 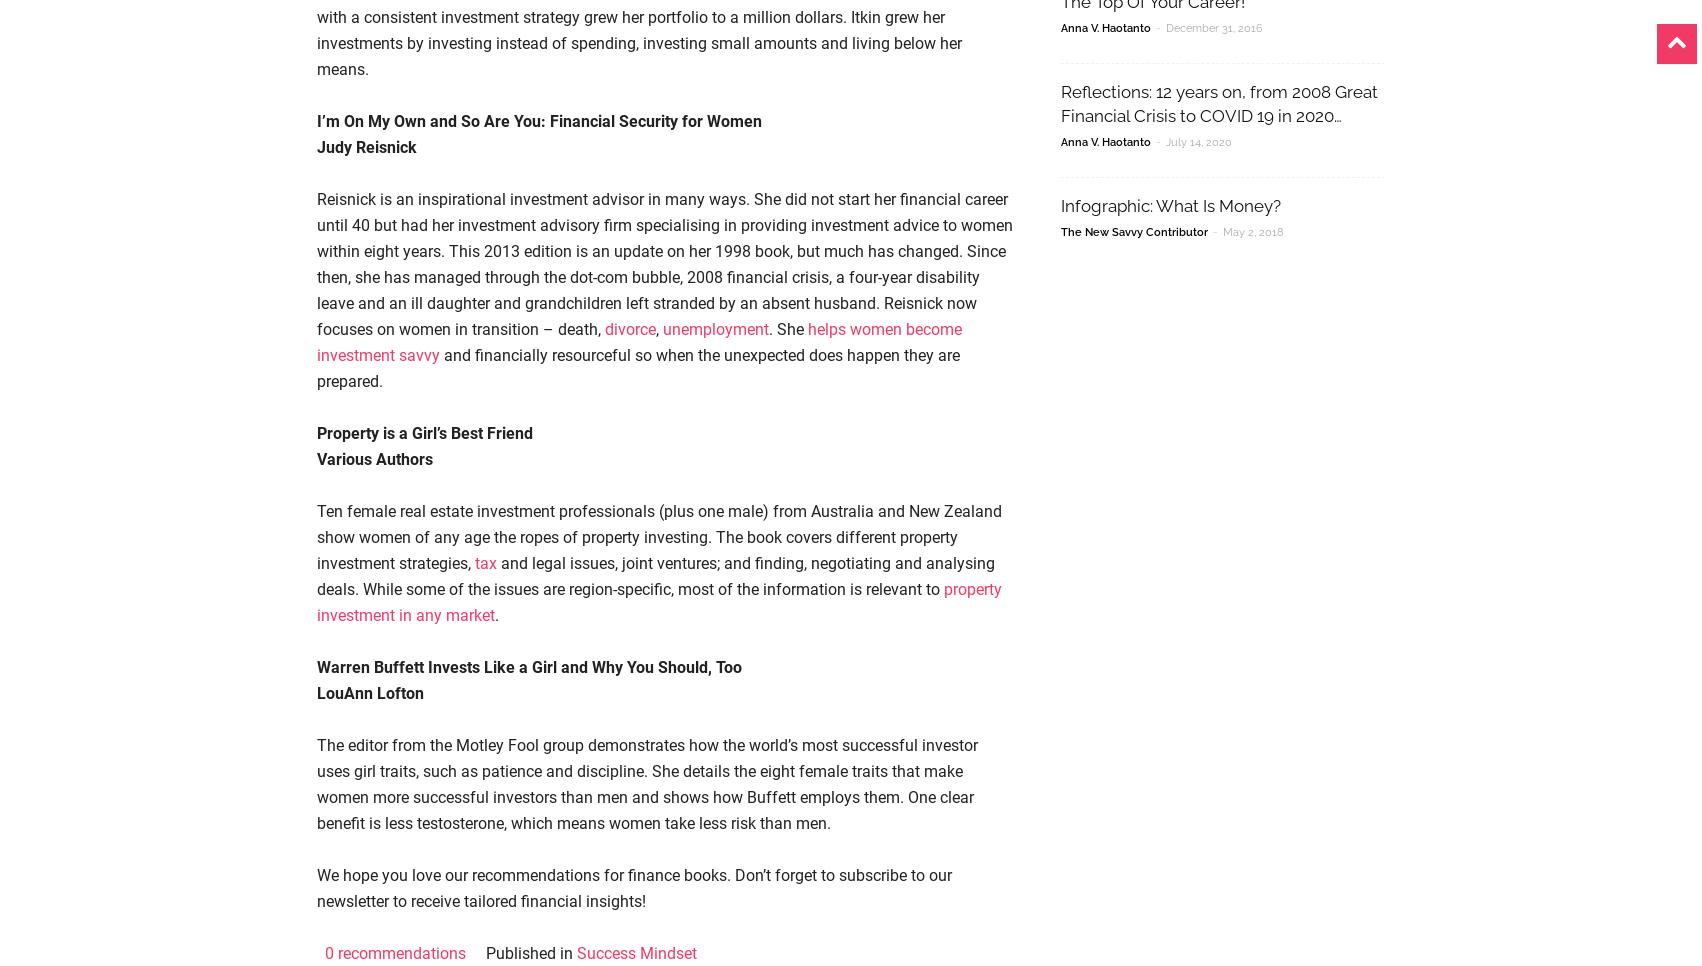 What do you see at coordinates (655, 575) in the screenshot?
I see `'and legal issues, joint ventures; and finding, negotiating and analysing deals. While some of the issues are region-specific, most of the information is relevant to'` at bounding box center [655, 575].